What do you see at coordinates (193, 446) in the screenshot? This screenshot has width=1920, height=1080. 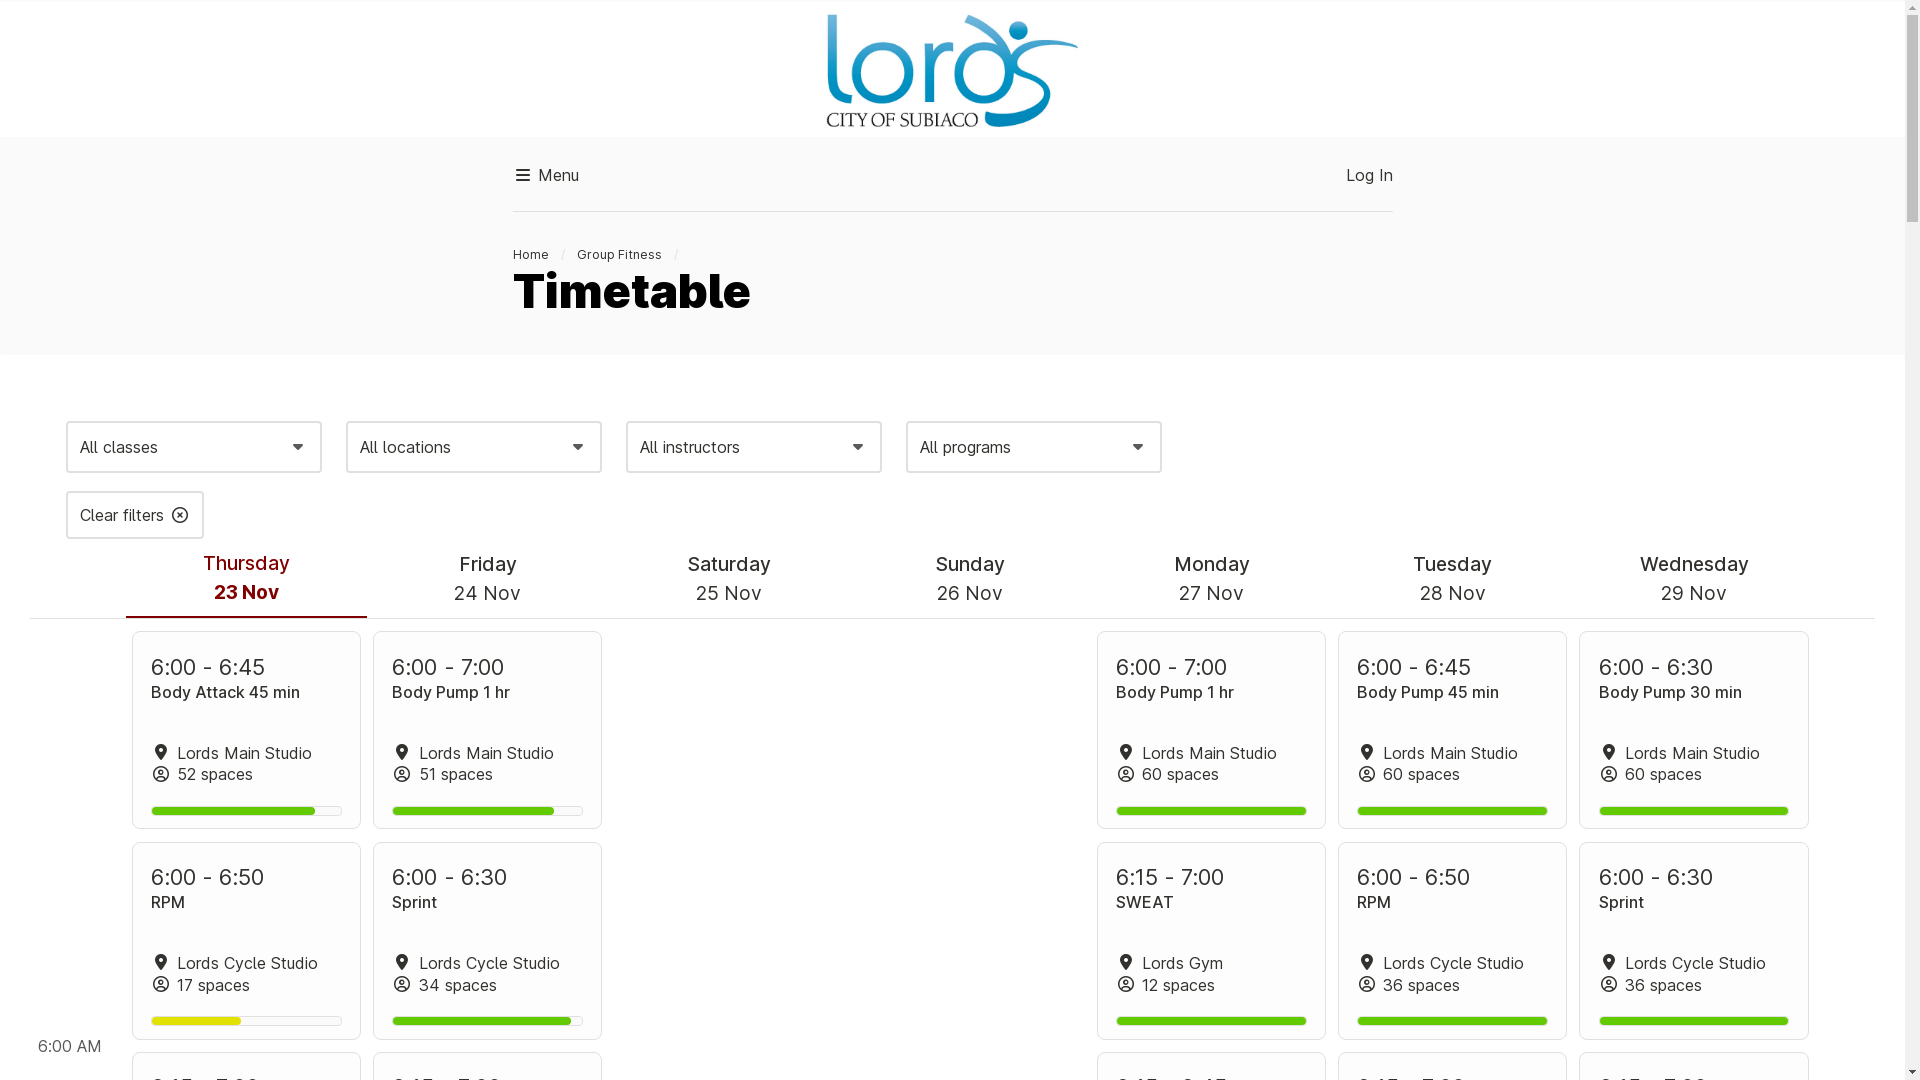 I see `'All classes'` at bounding box center [193, 446].